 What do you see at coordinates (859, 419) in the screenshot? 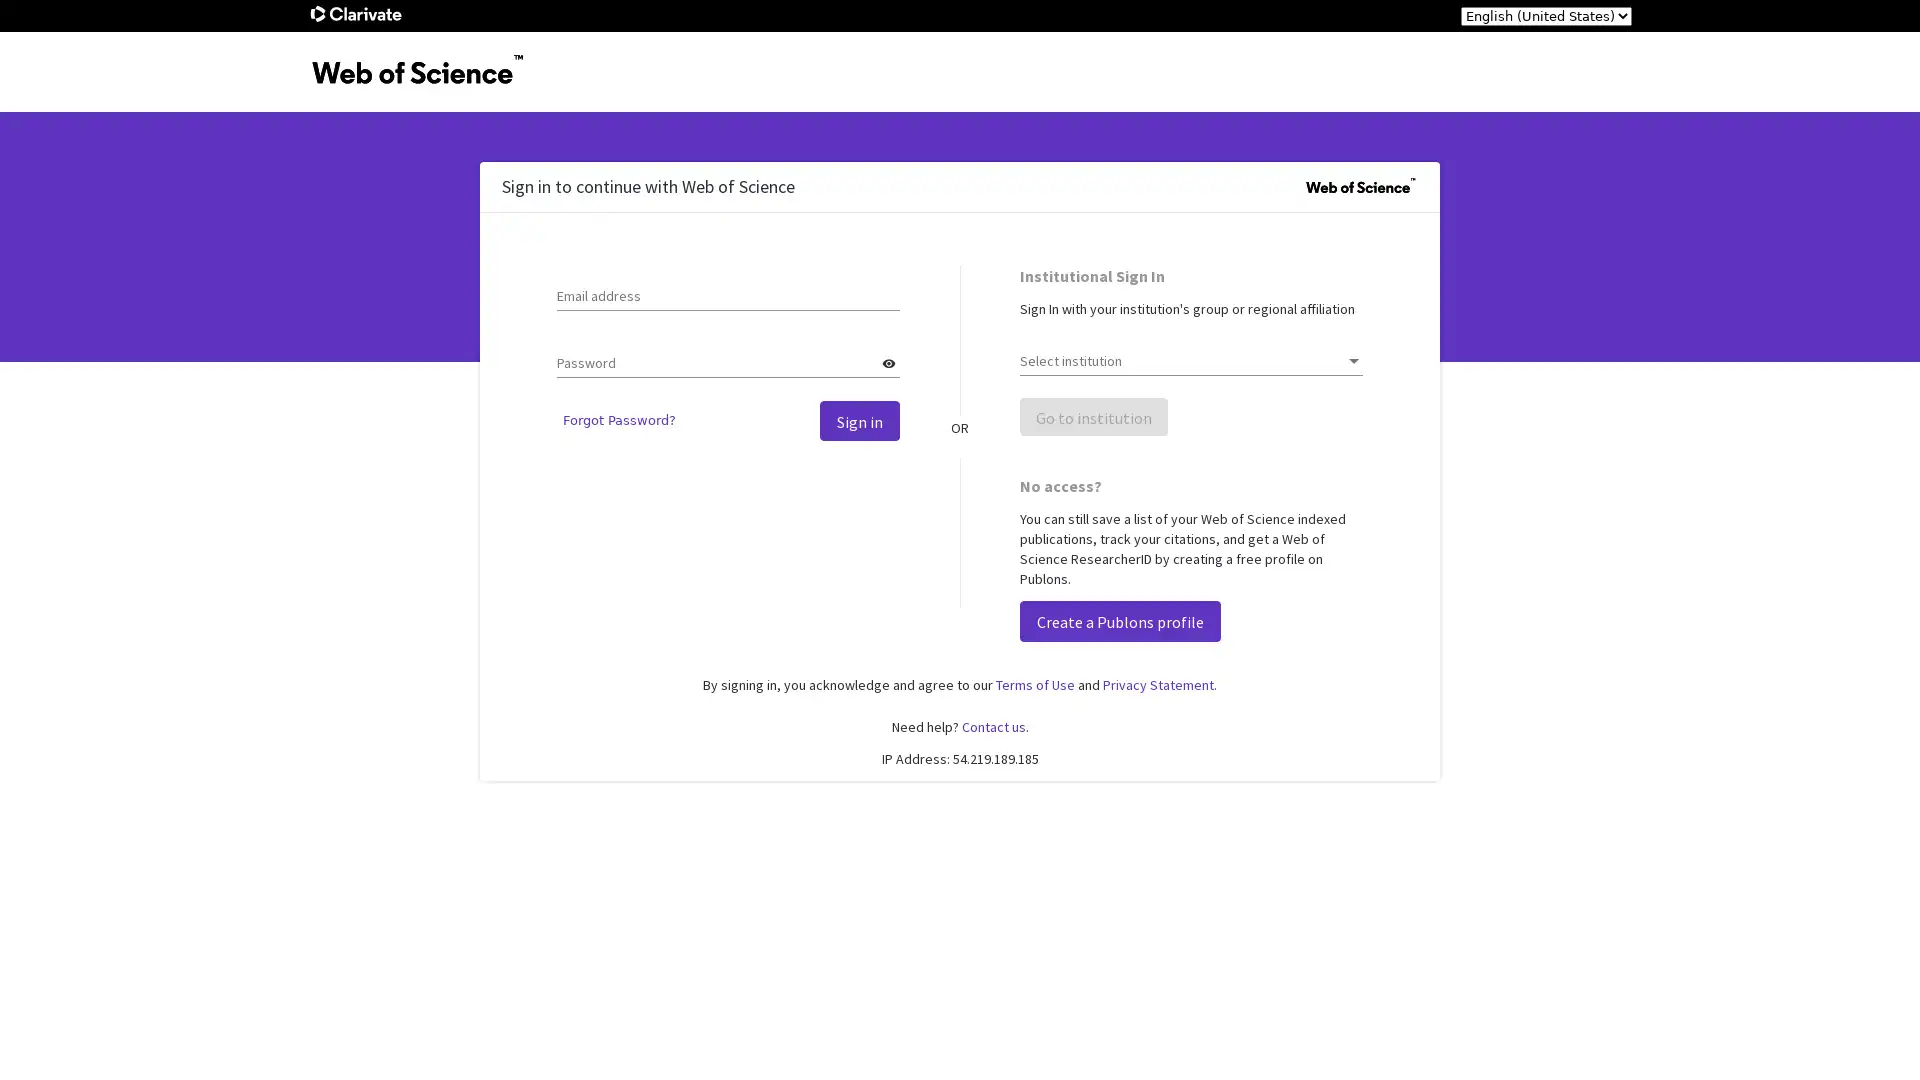
I see `Sign in` at bounding box center [859, 419].